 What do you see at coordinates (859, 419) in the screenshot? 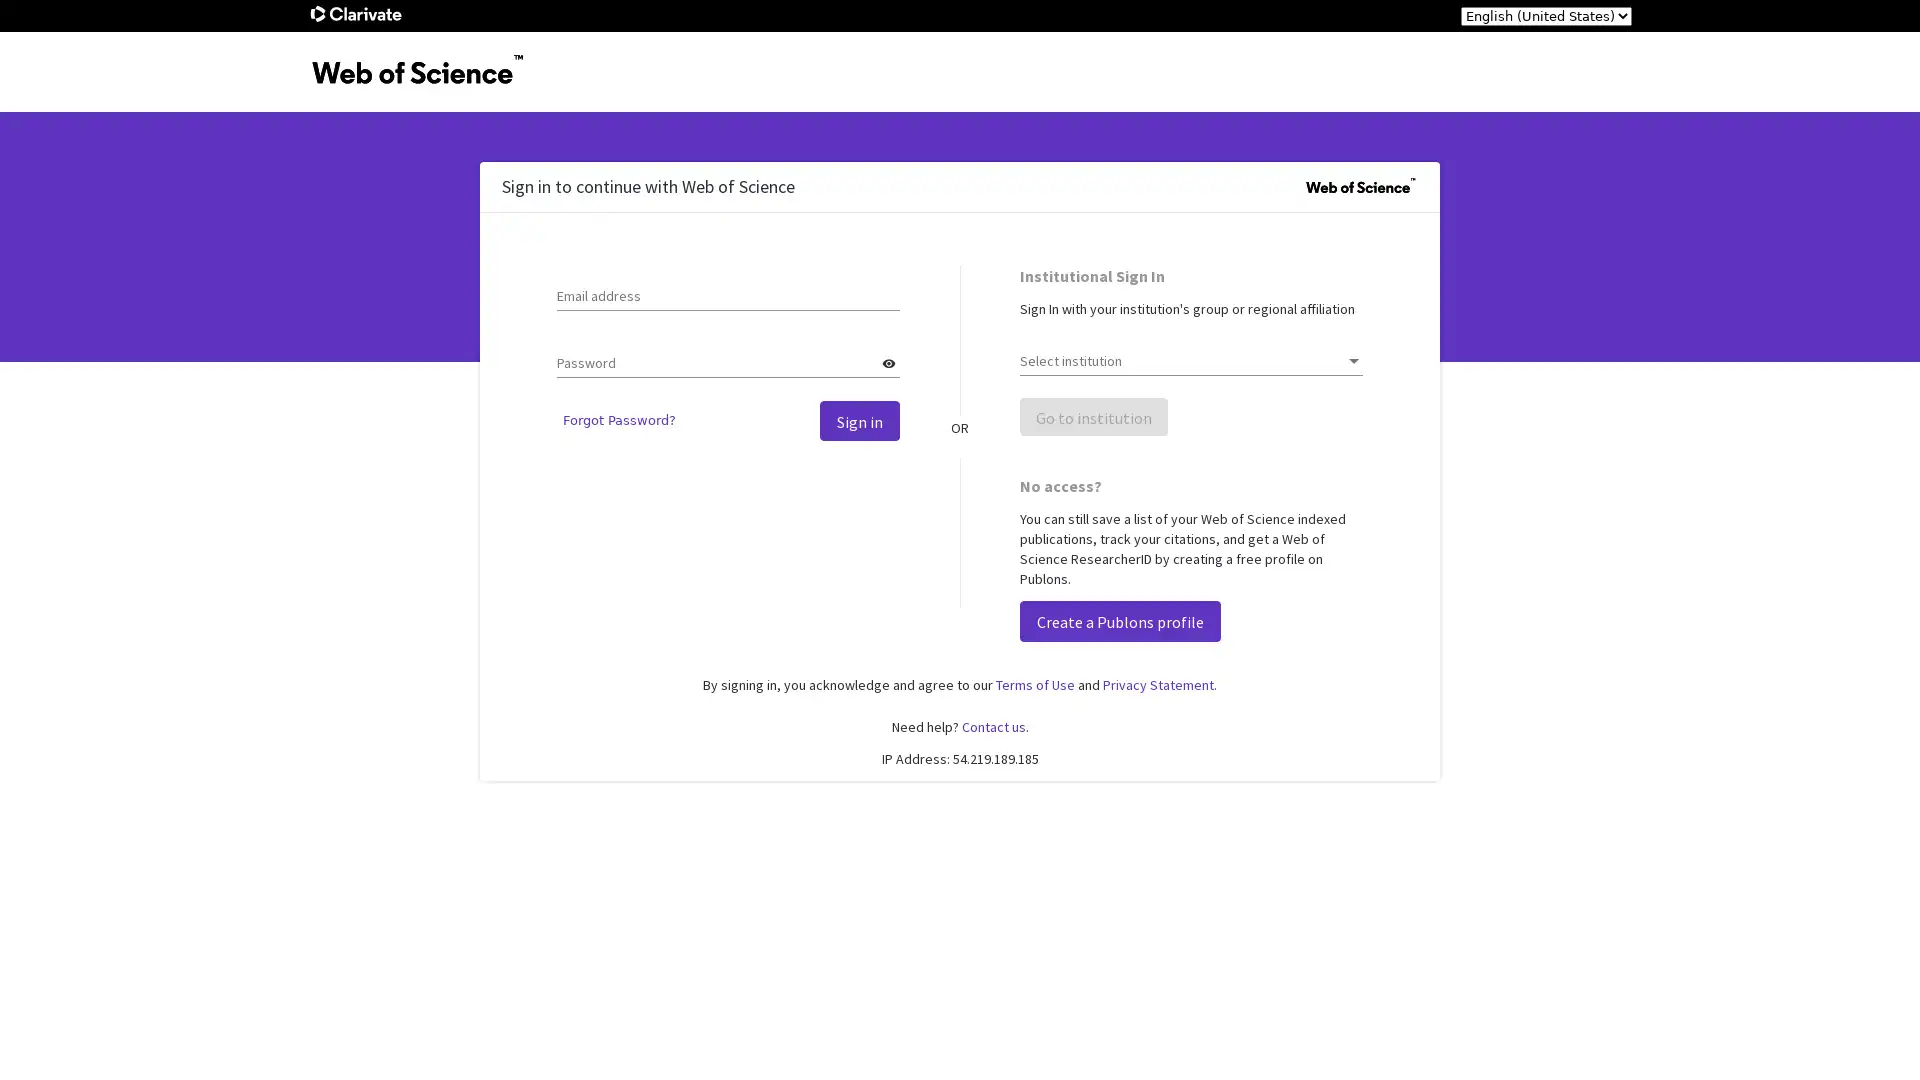
I see `Sign in` at bounding box center [859, 419].